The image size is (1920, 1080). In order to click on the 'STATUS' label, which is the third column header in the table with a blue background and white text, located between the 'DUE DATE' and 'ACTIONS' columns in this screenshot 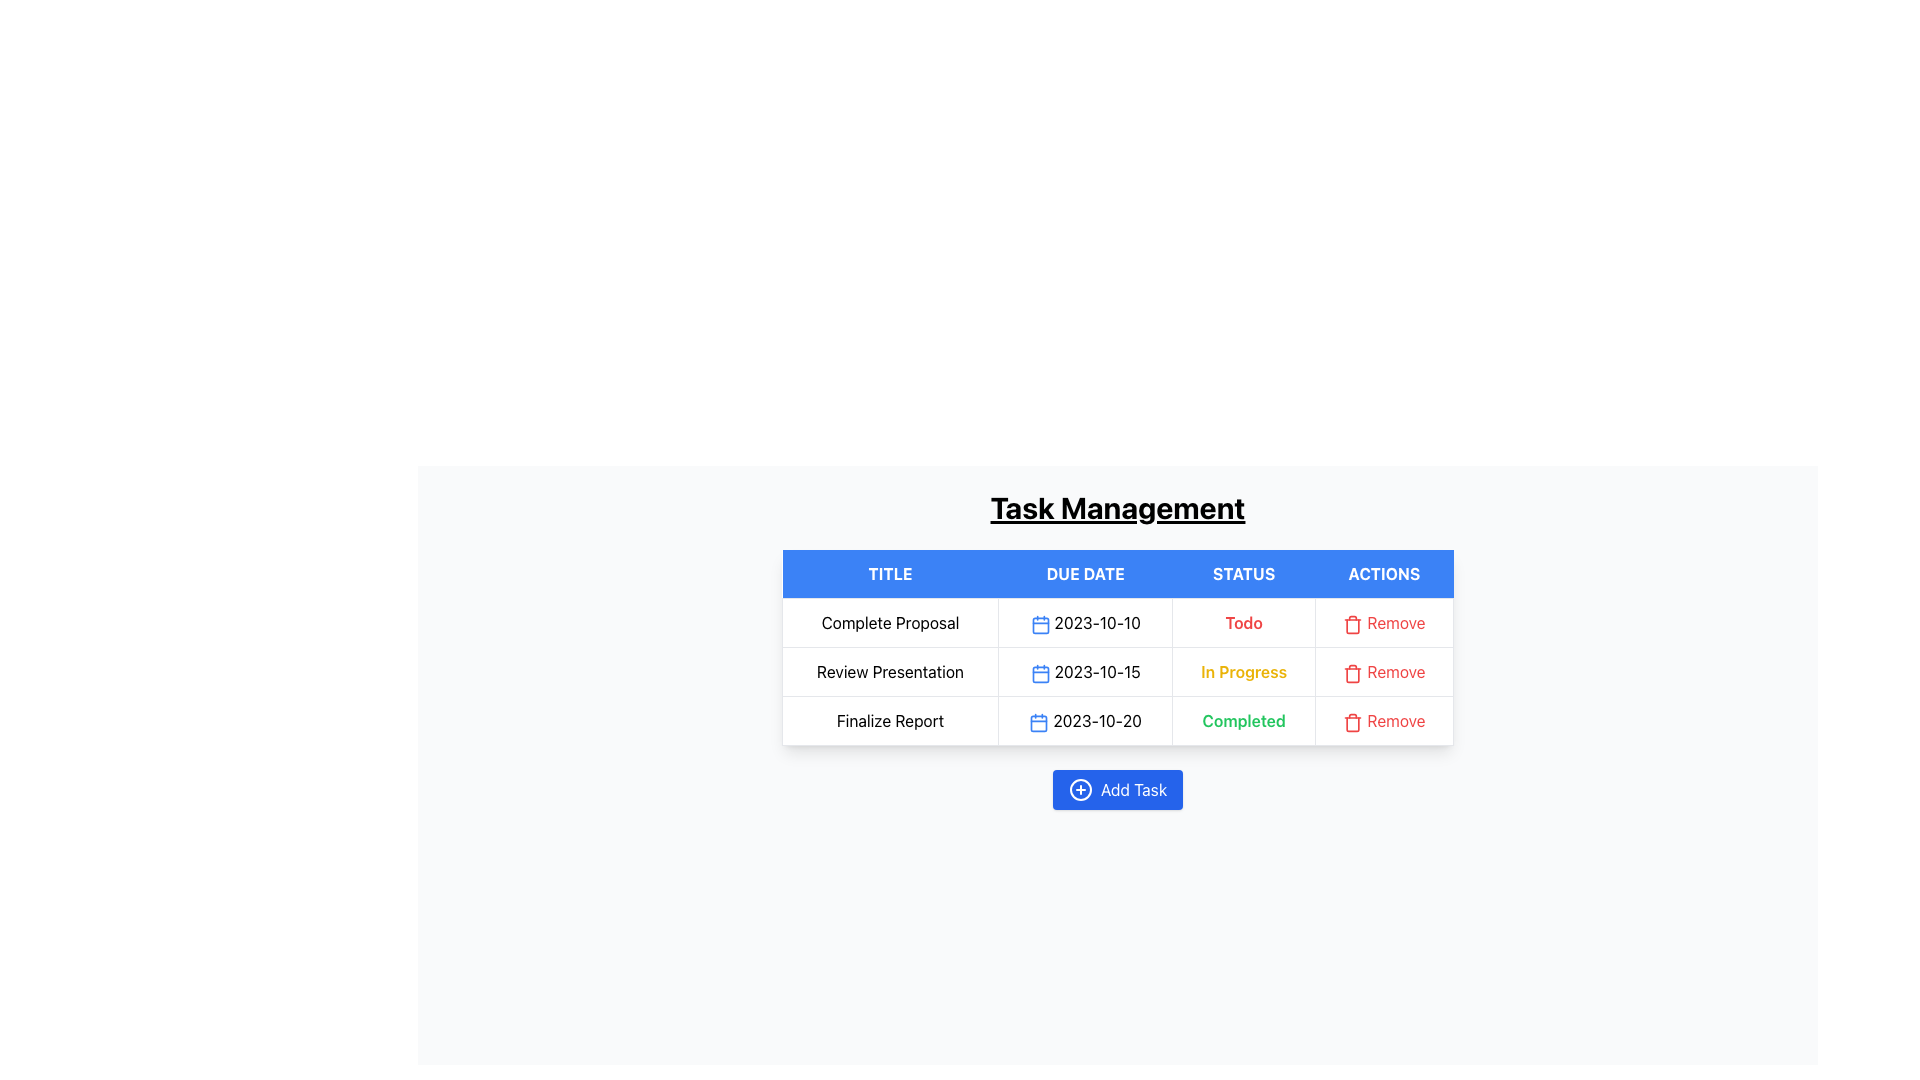, I will do `click(1243, 574)`.